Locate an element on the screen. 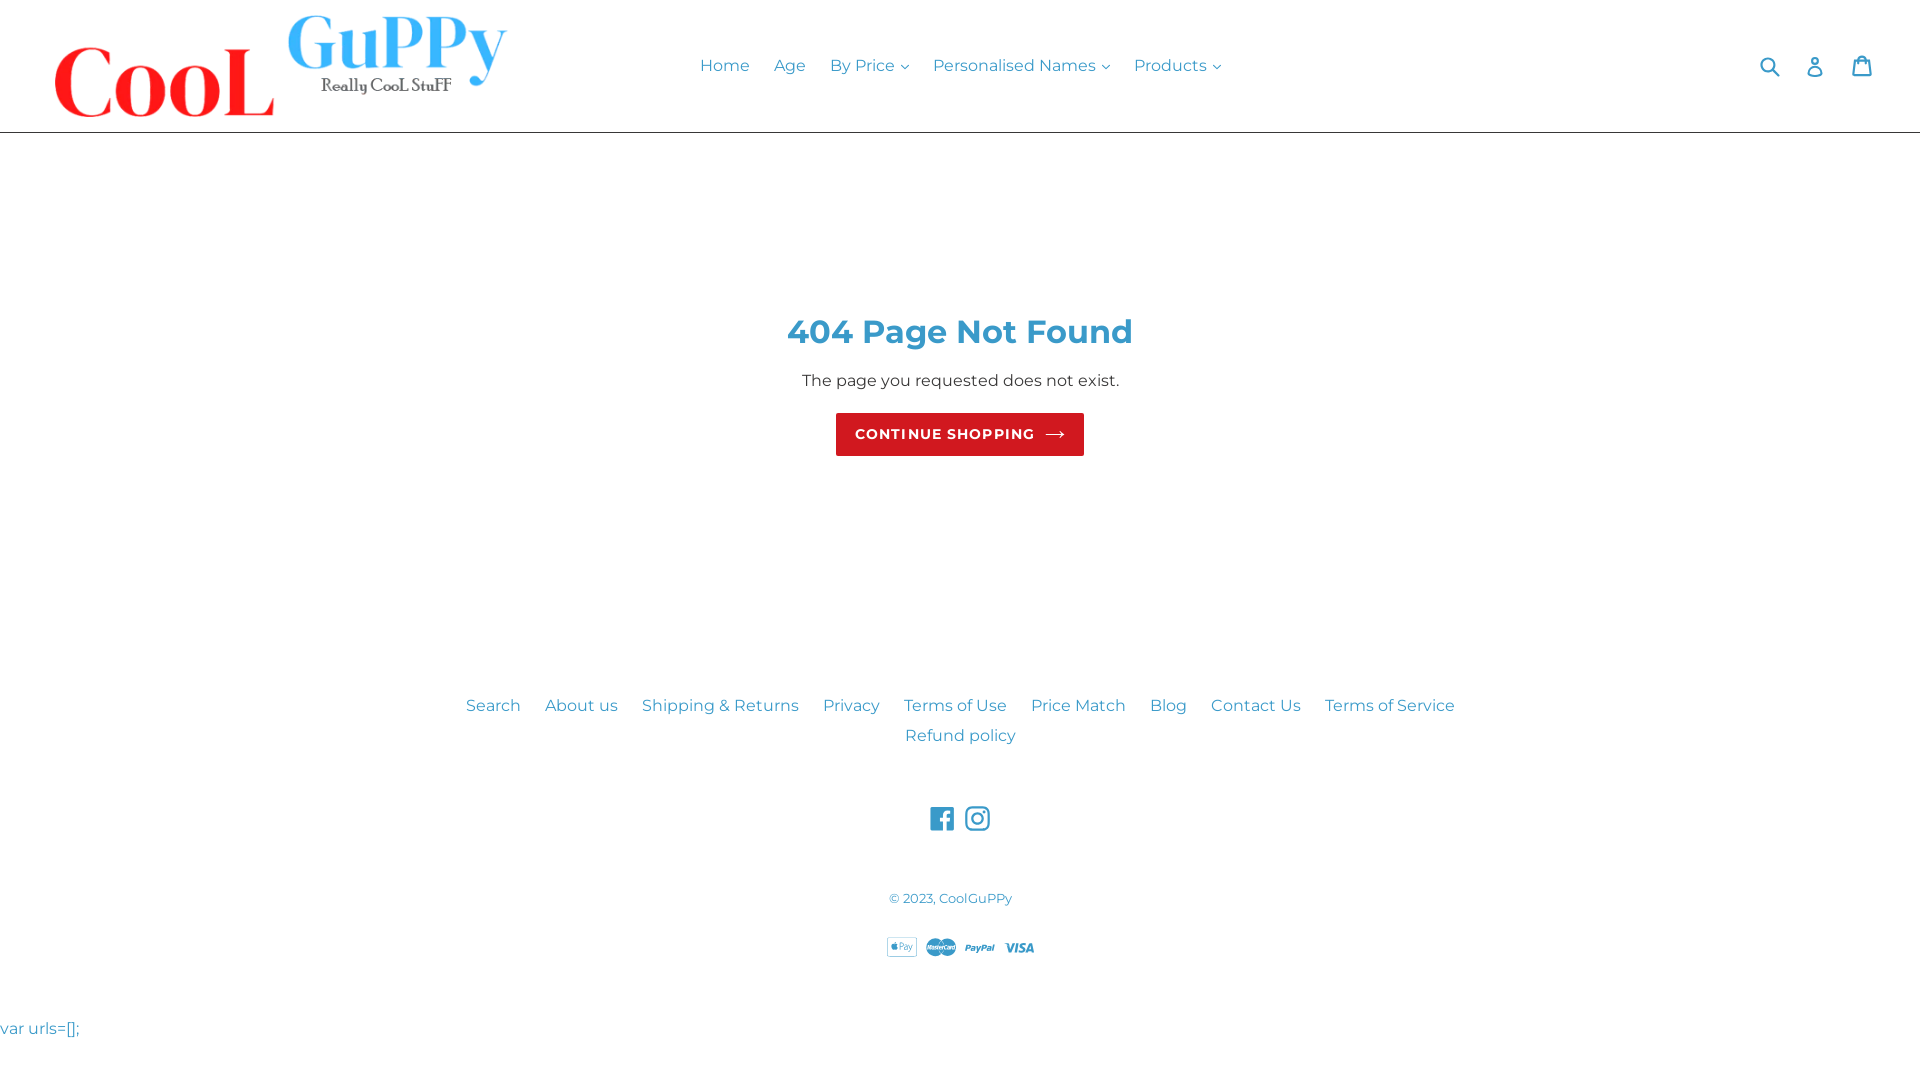 This screenshot has width=1920, height=1080. 'Blog' is located at coordinates (1150, 704).